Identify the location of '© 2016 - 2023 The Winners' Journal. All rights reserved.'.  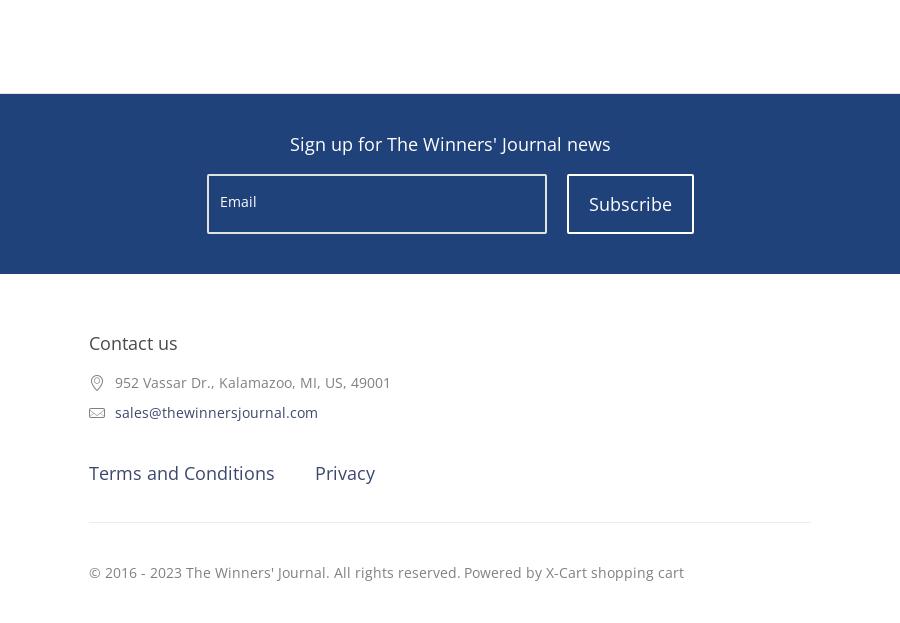
(274, 571).